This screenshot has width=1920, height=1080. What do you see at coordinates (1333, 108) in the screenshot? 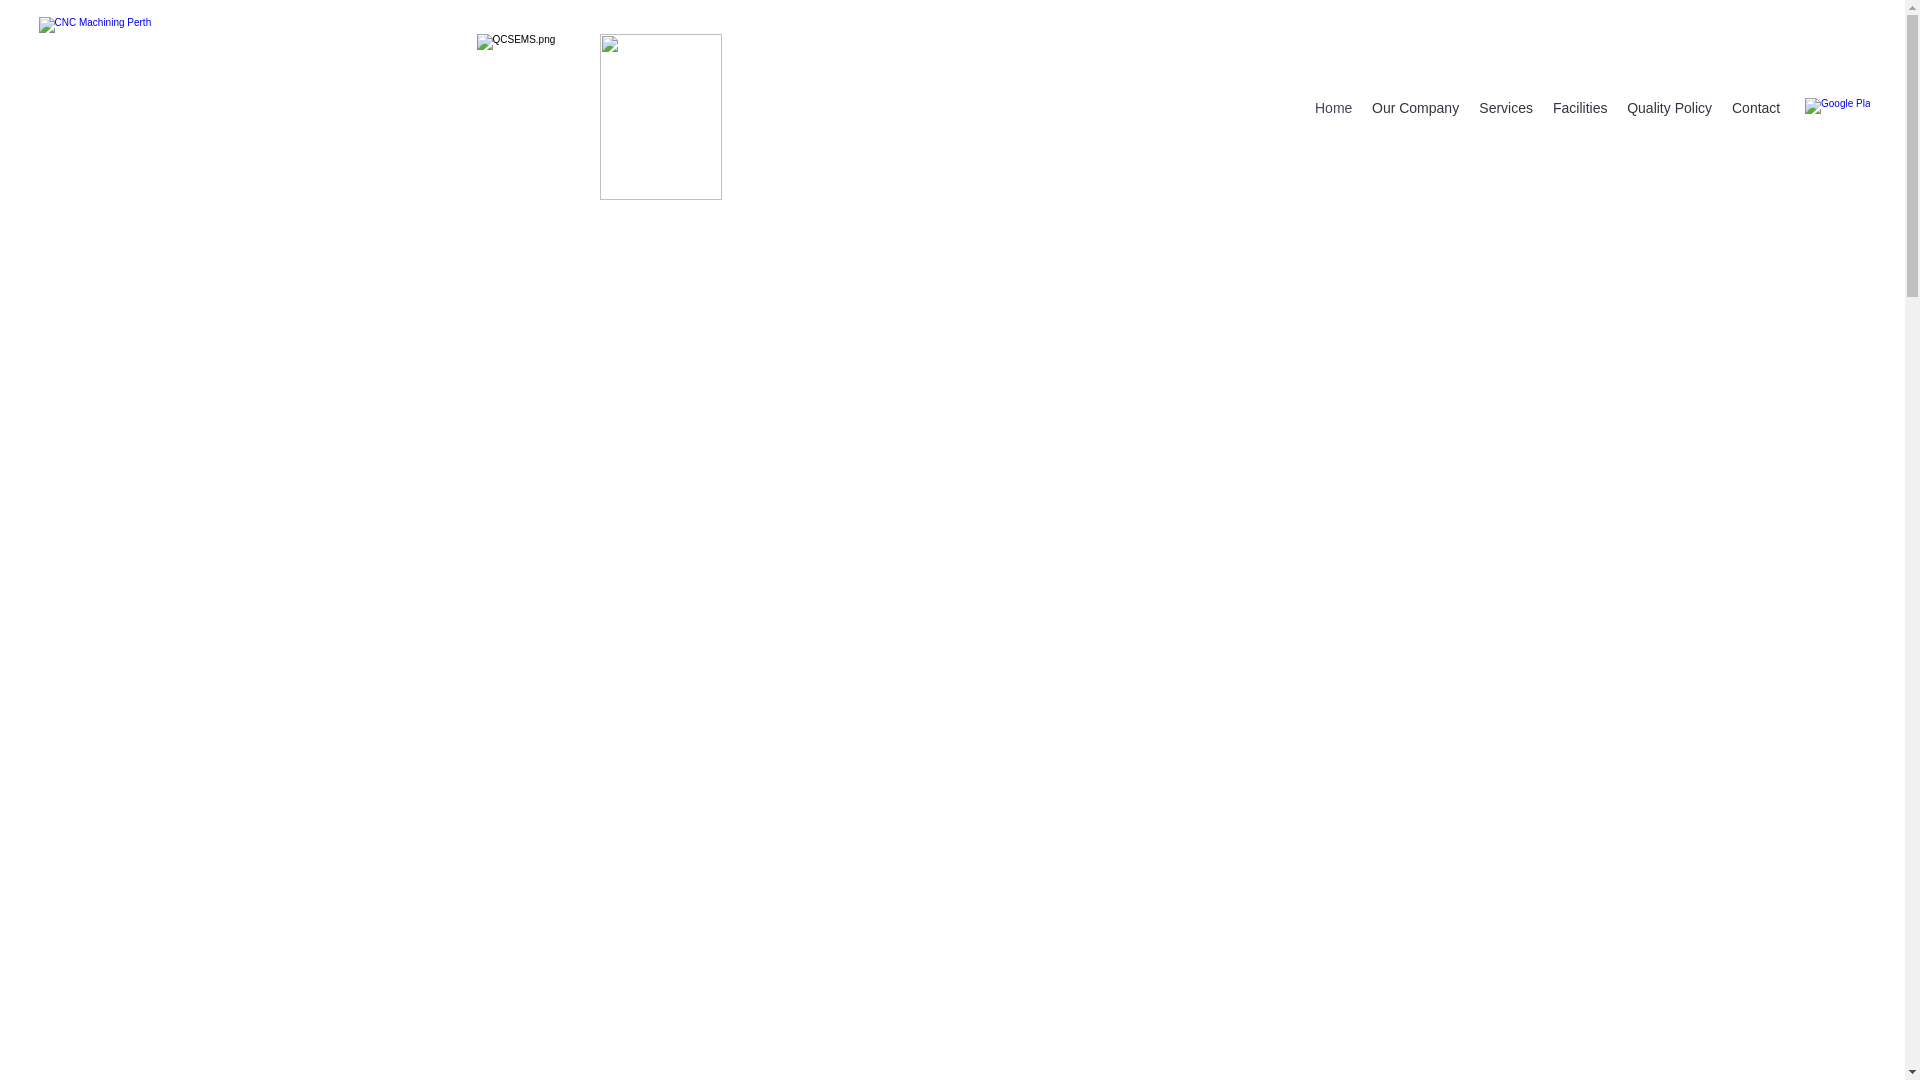
I see `'Home'` at bounding box center [1333, 108].